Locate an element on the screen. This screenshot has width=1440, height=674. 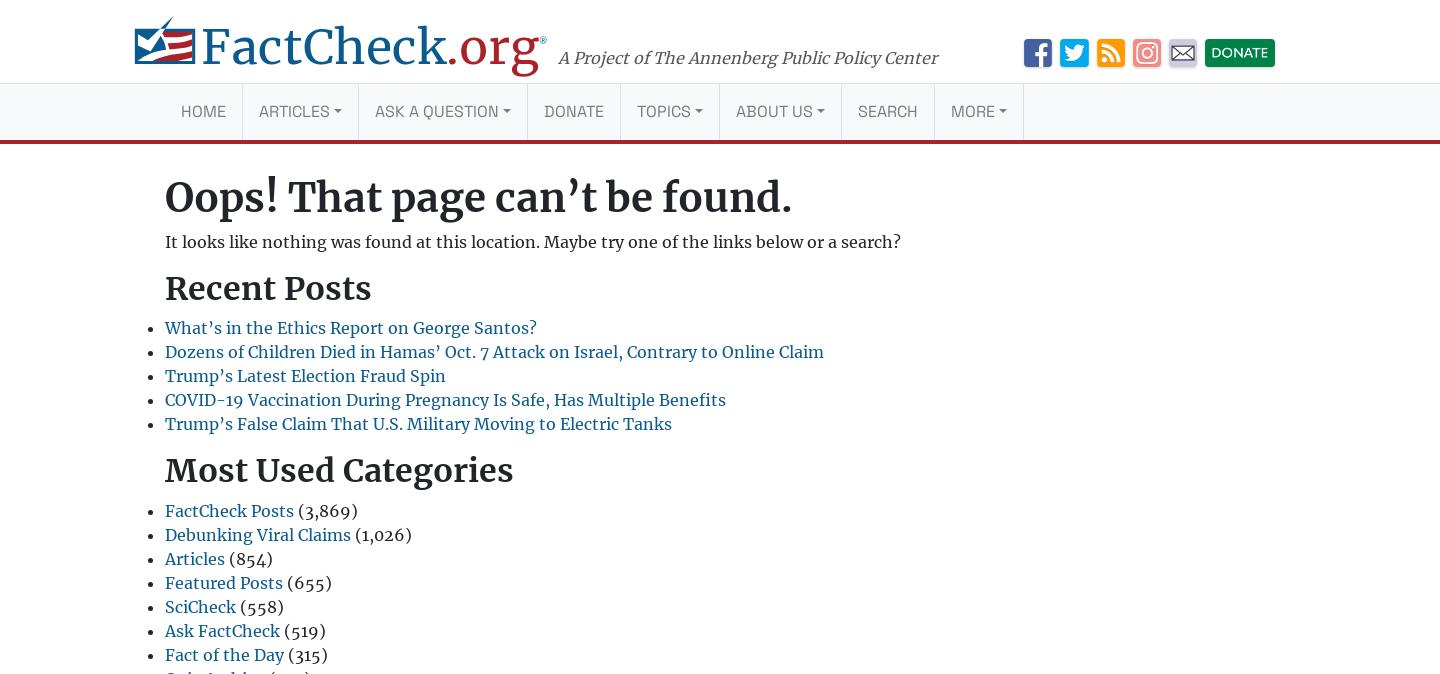
'(3,869)' is located at coordinates (326, 510).